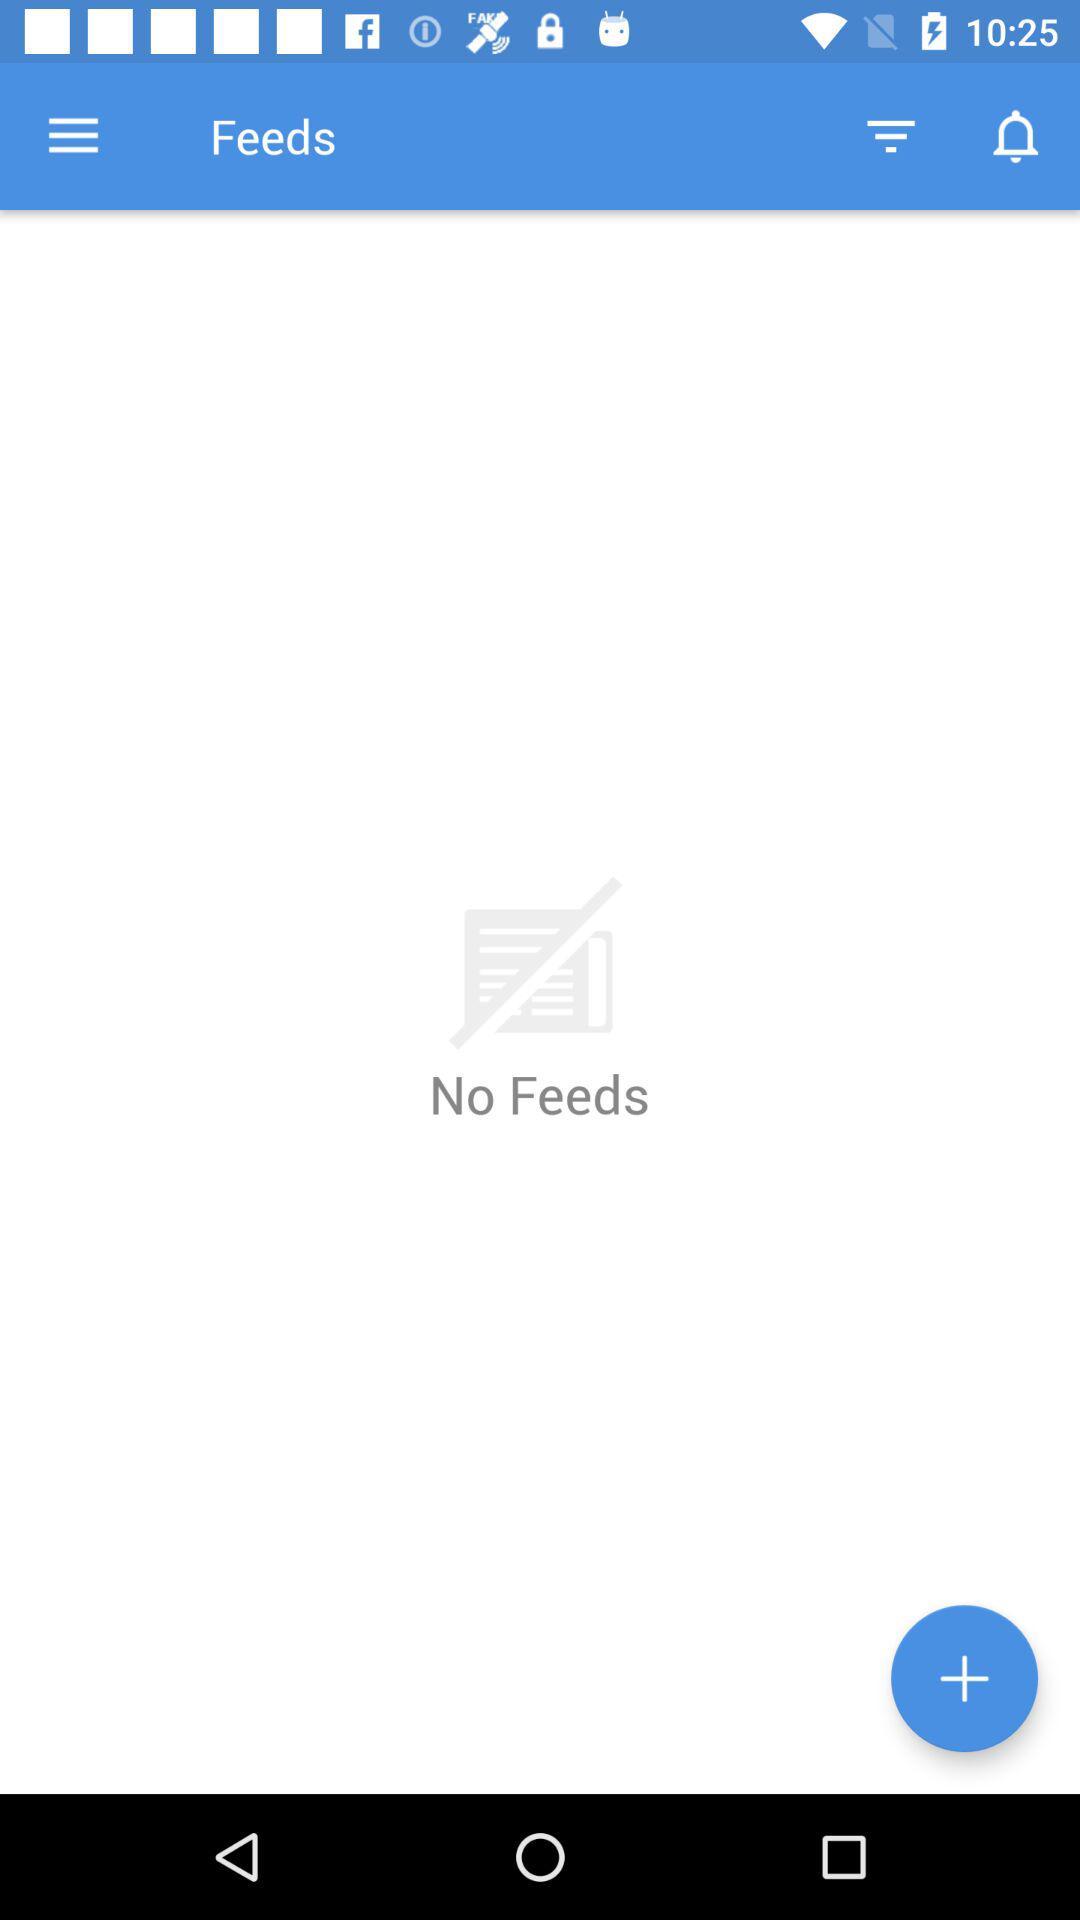 The height and width of the screenshot is (1920, 1080). I want to click on the icon at the bottom right corner, so click(963, 1678).